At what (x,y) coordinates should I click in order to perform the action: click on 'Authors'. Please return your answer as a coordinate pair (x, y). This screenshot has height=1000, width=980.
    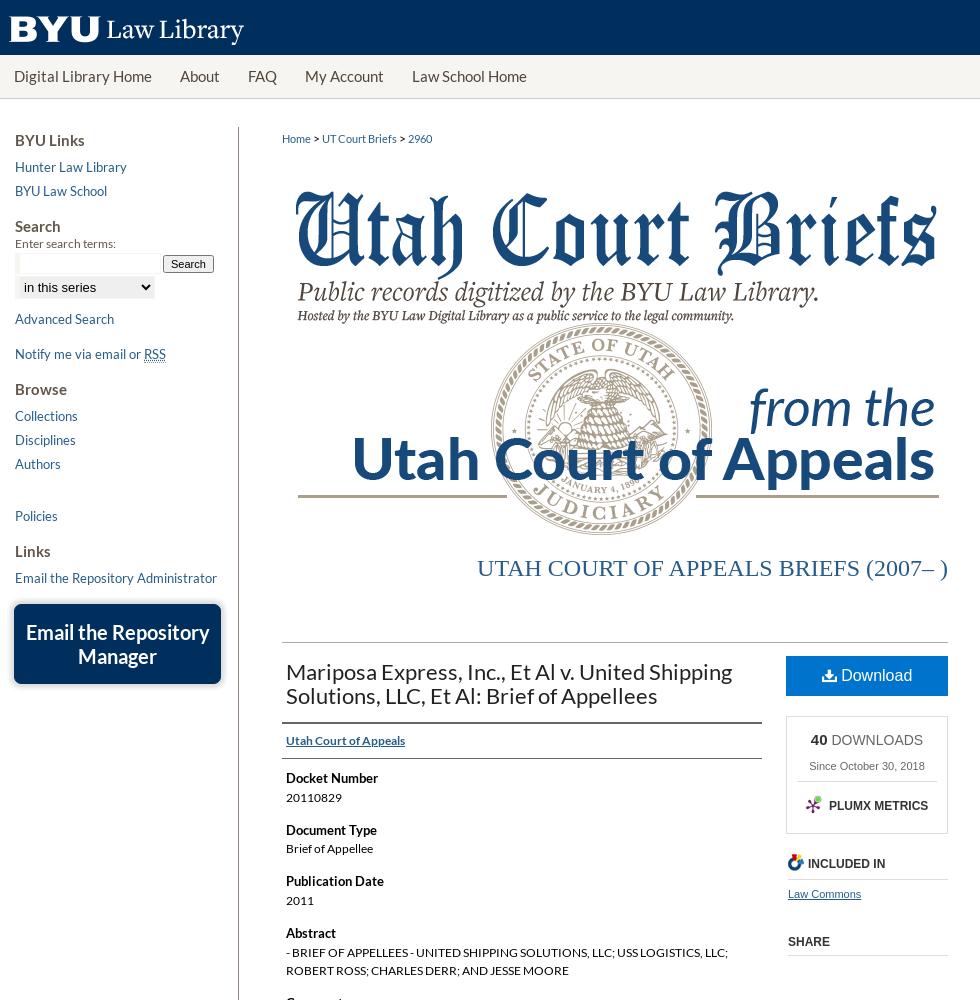
    Looking at the image, I should click on (38, 462).